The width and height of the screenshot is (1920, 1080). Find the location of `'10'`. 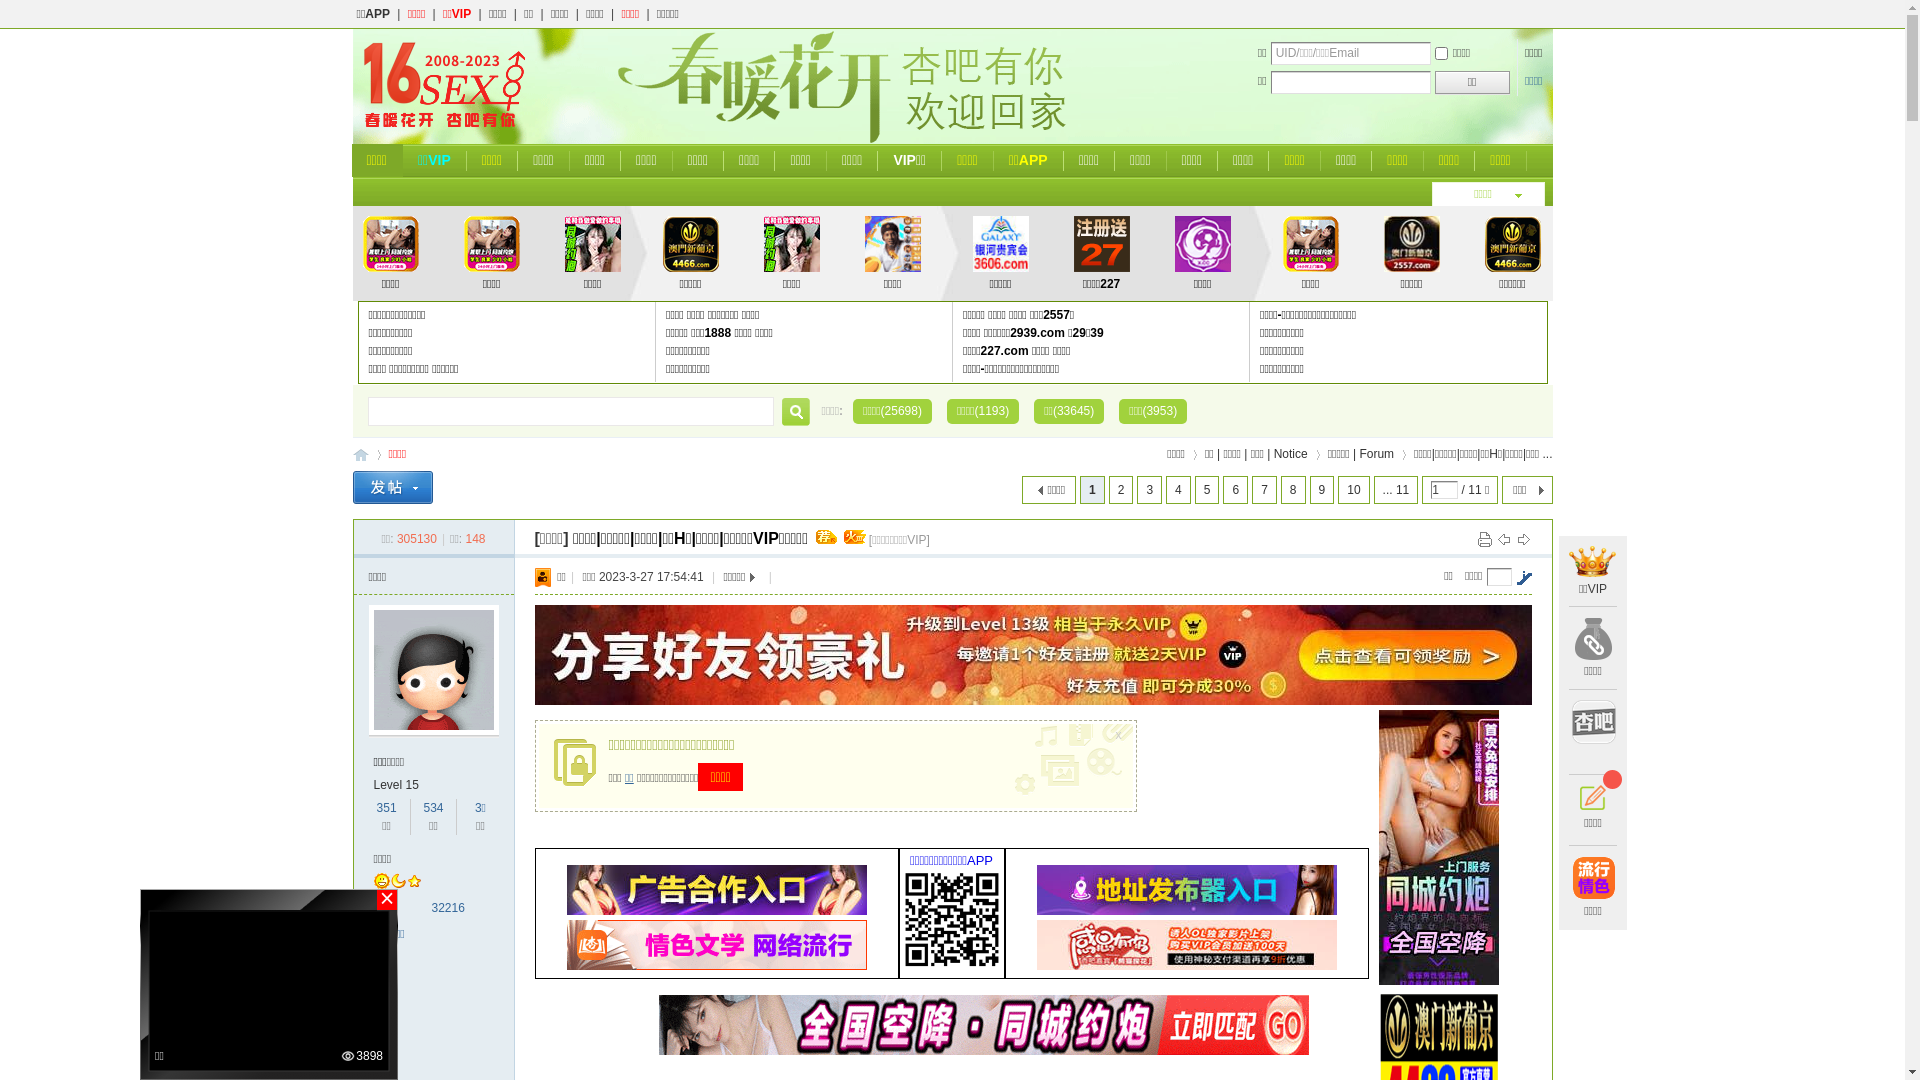

'10' is located at coordinates (1338, 489).